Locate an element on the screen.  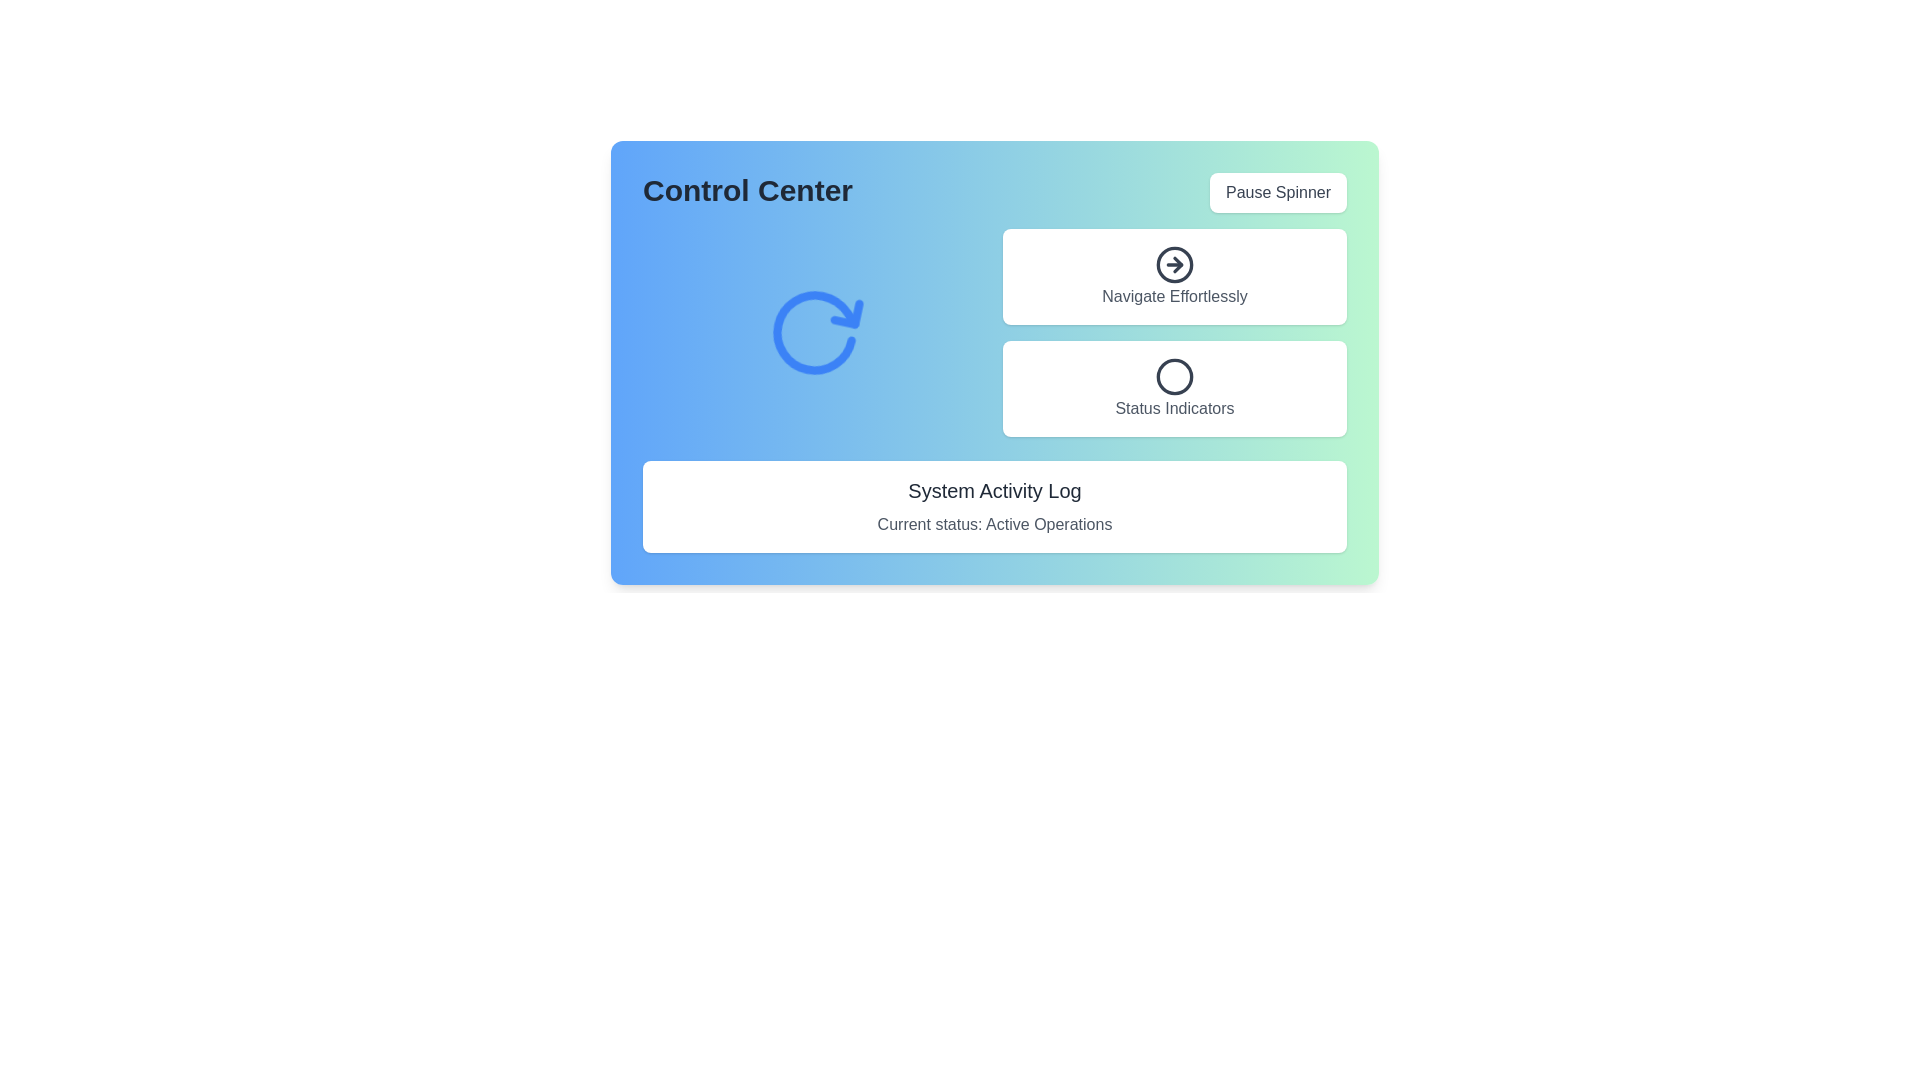
the status indicator icon located in the second rectangular card area, near the middle of the right side of the interface is located at coordinates (1175, 377).